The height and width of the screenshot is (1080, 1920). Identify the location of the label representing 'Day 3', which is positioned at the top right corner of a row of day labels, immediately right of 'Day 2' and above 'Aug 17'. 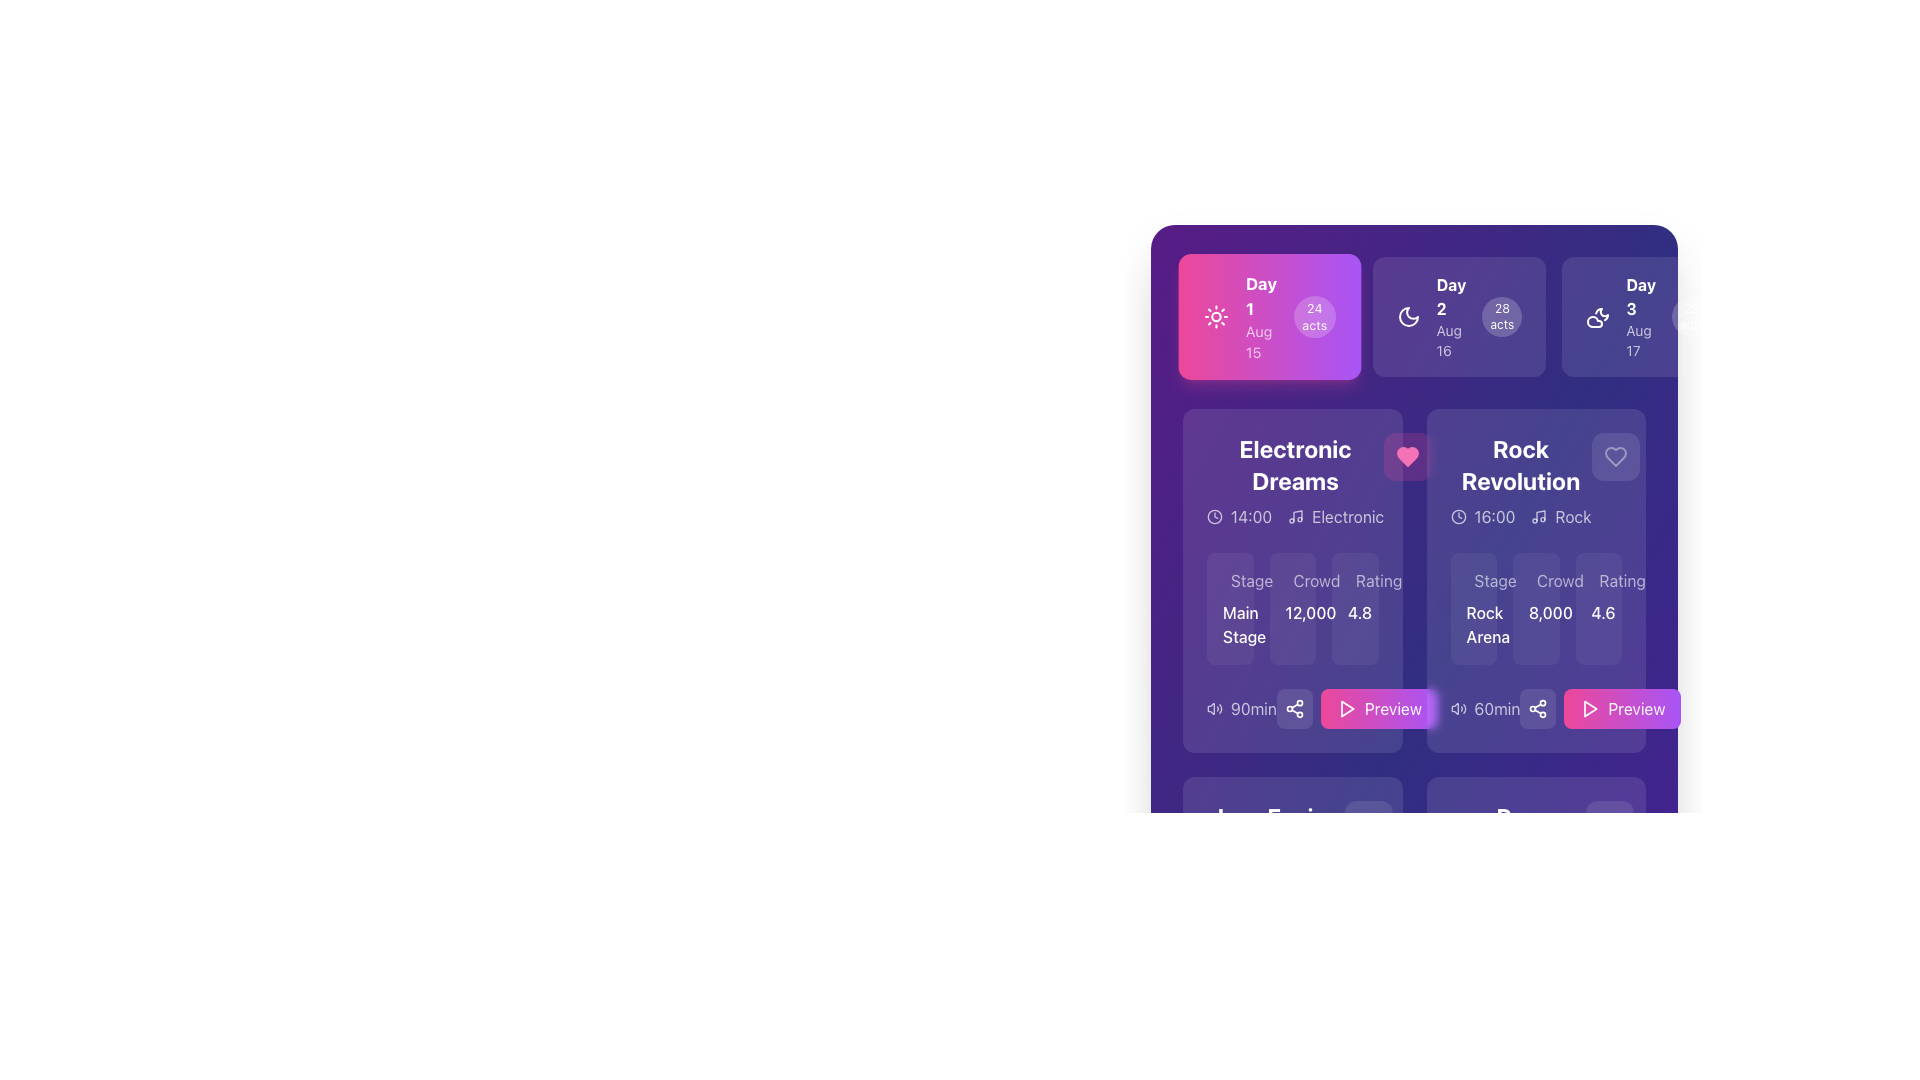
(1641, 297).